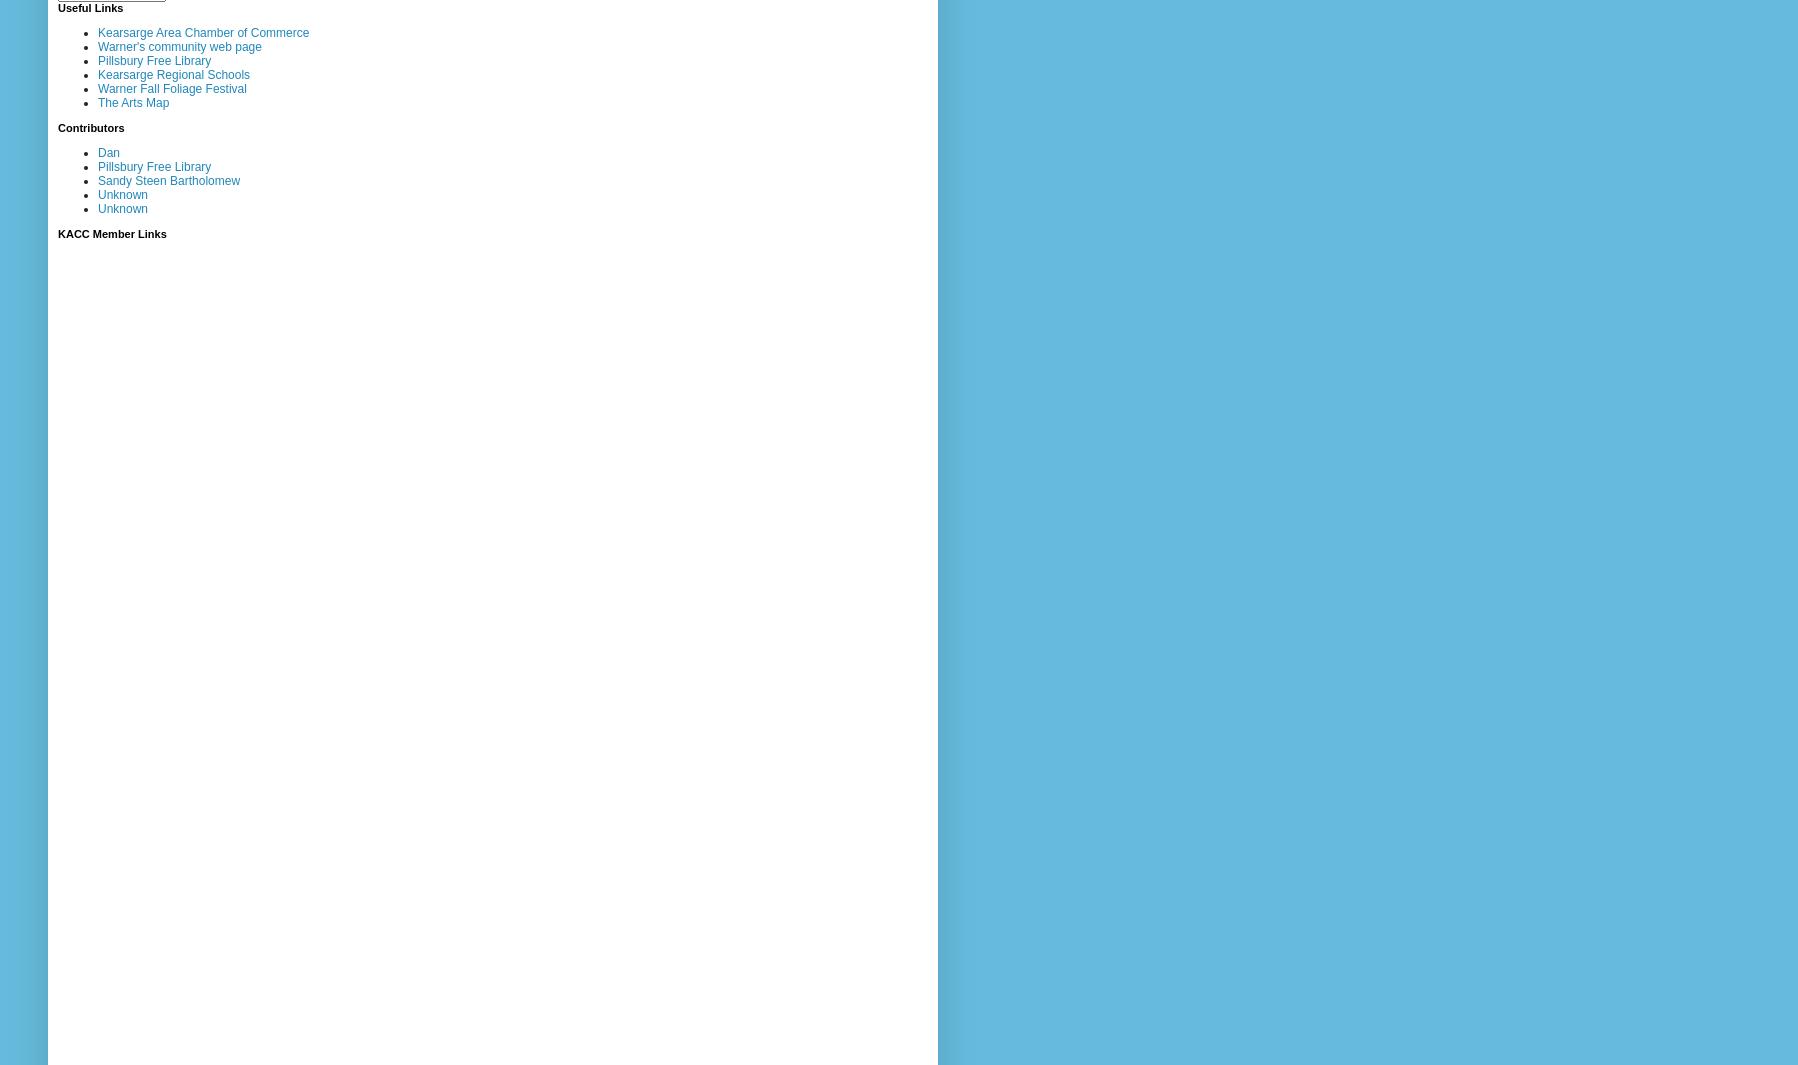 The image size is (1798, 1065). What do you see at coordinates (89, 127) in the screenshot?
I see `'Contributors'` at bounding box center [89, 127].